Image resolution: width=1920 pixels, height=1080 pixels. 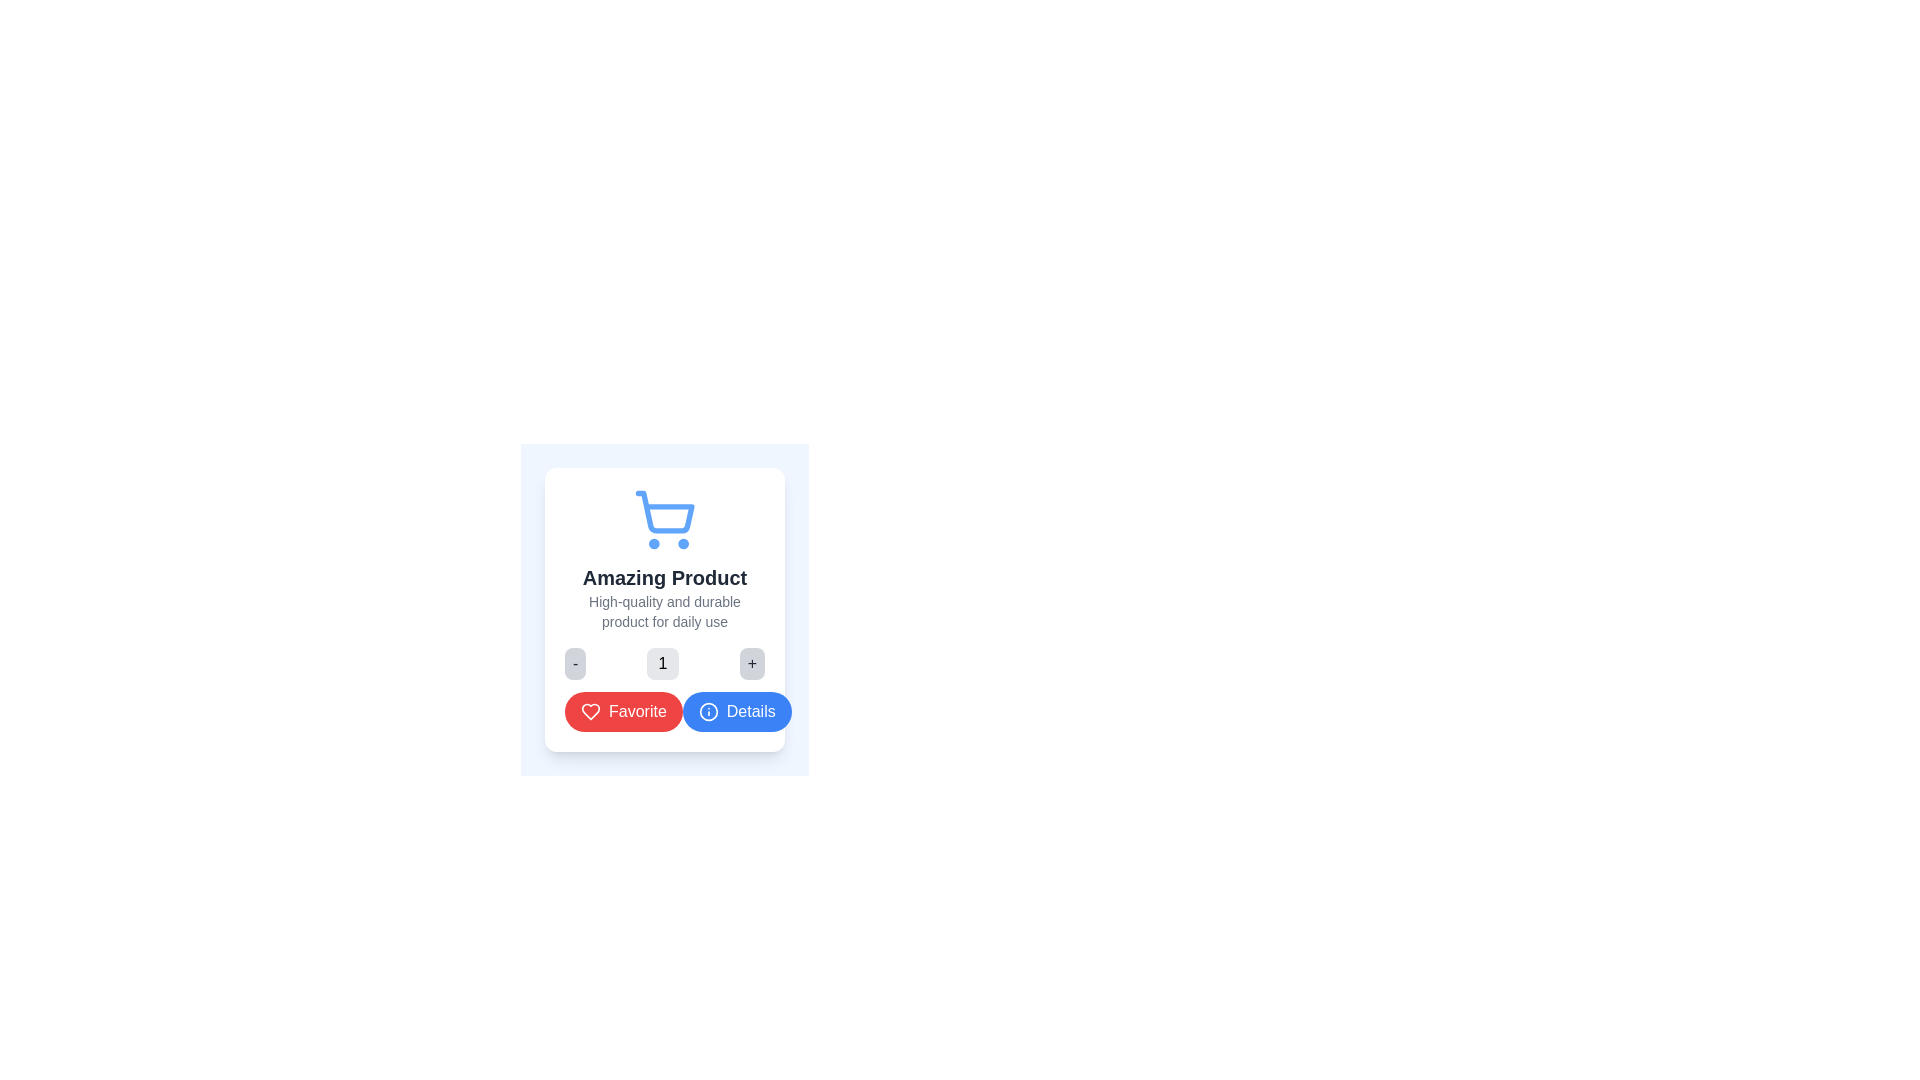 What do you see at coordinates (589, 711) in the screenshot?
I see `the red heart-shaped icon button, which represents the 'favorite' or 'like' action, to favorite the product` at bounding box center [589, 711].